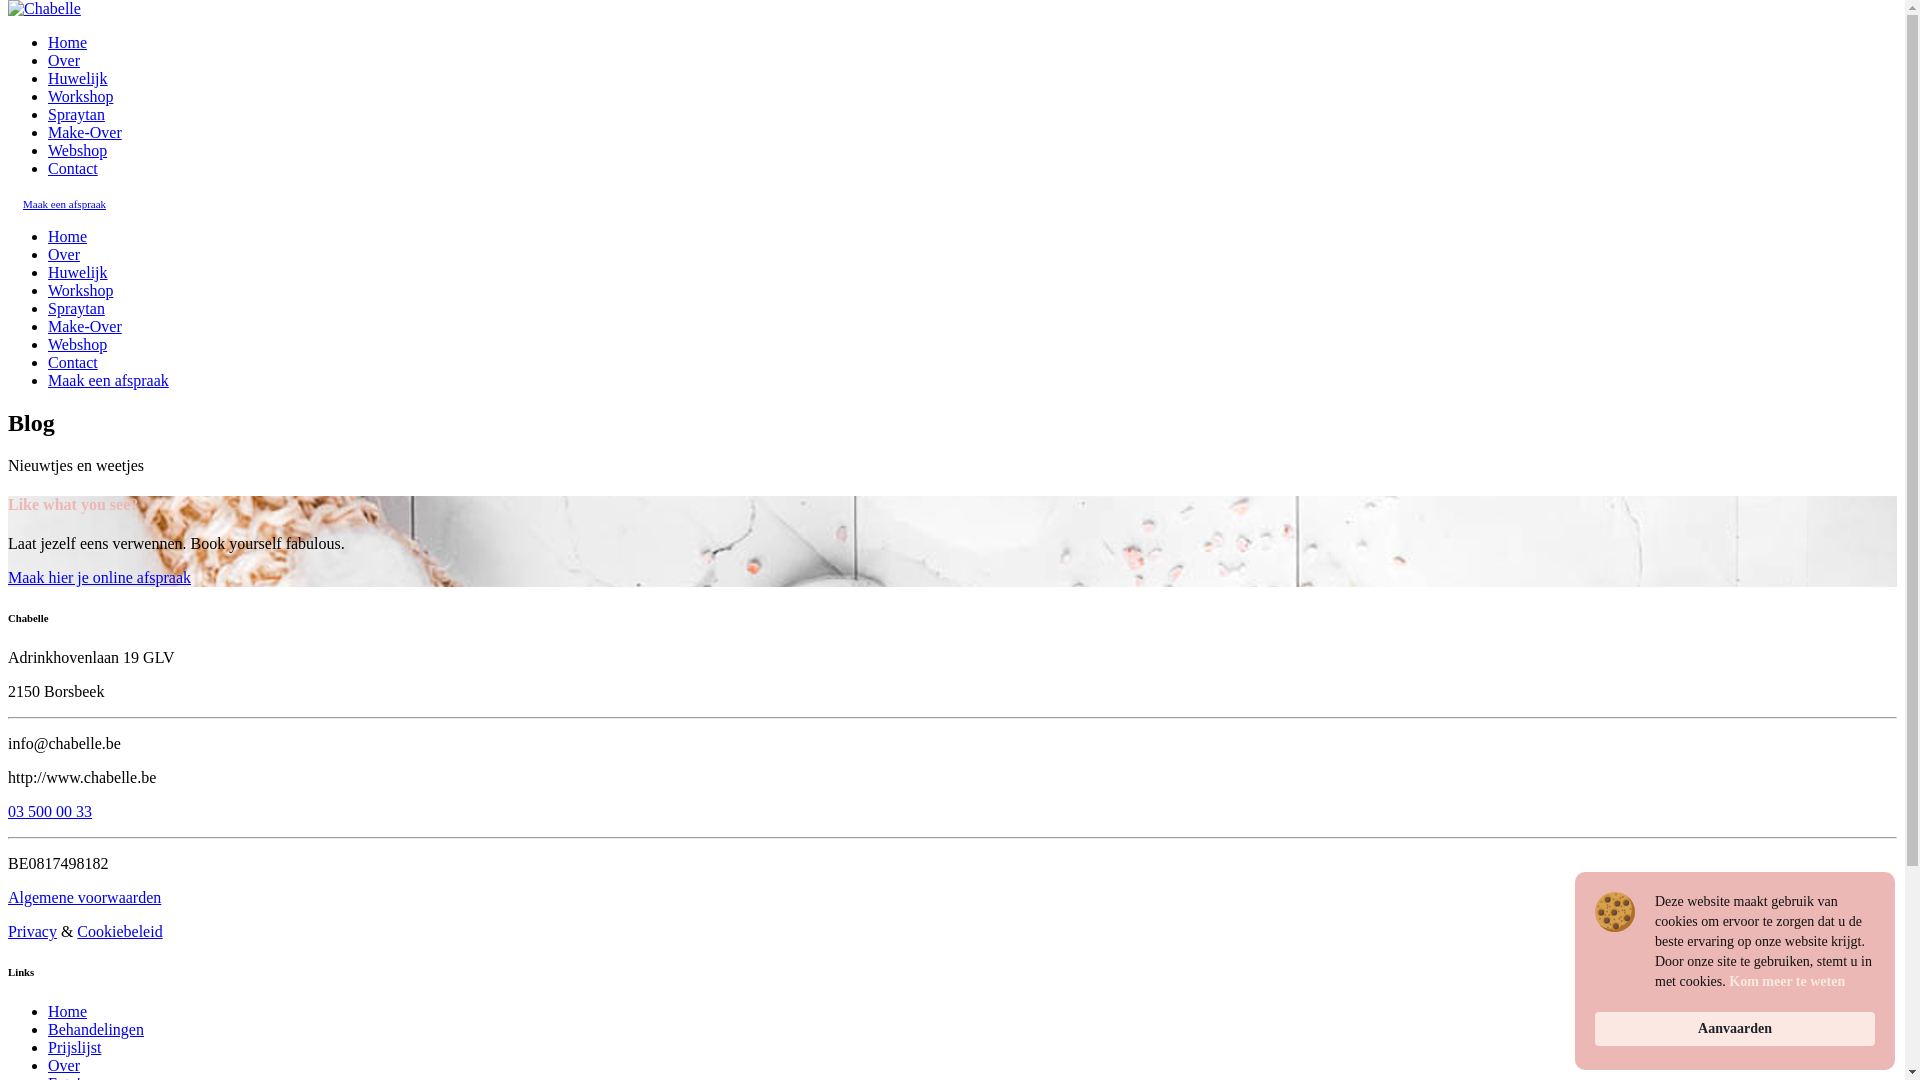 Image resolution: width=1920 pixels, height=1080 pixels. I want to click on 'Behandelingen', so click(95, 1029).